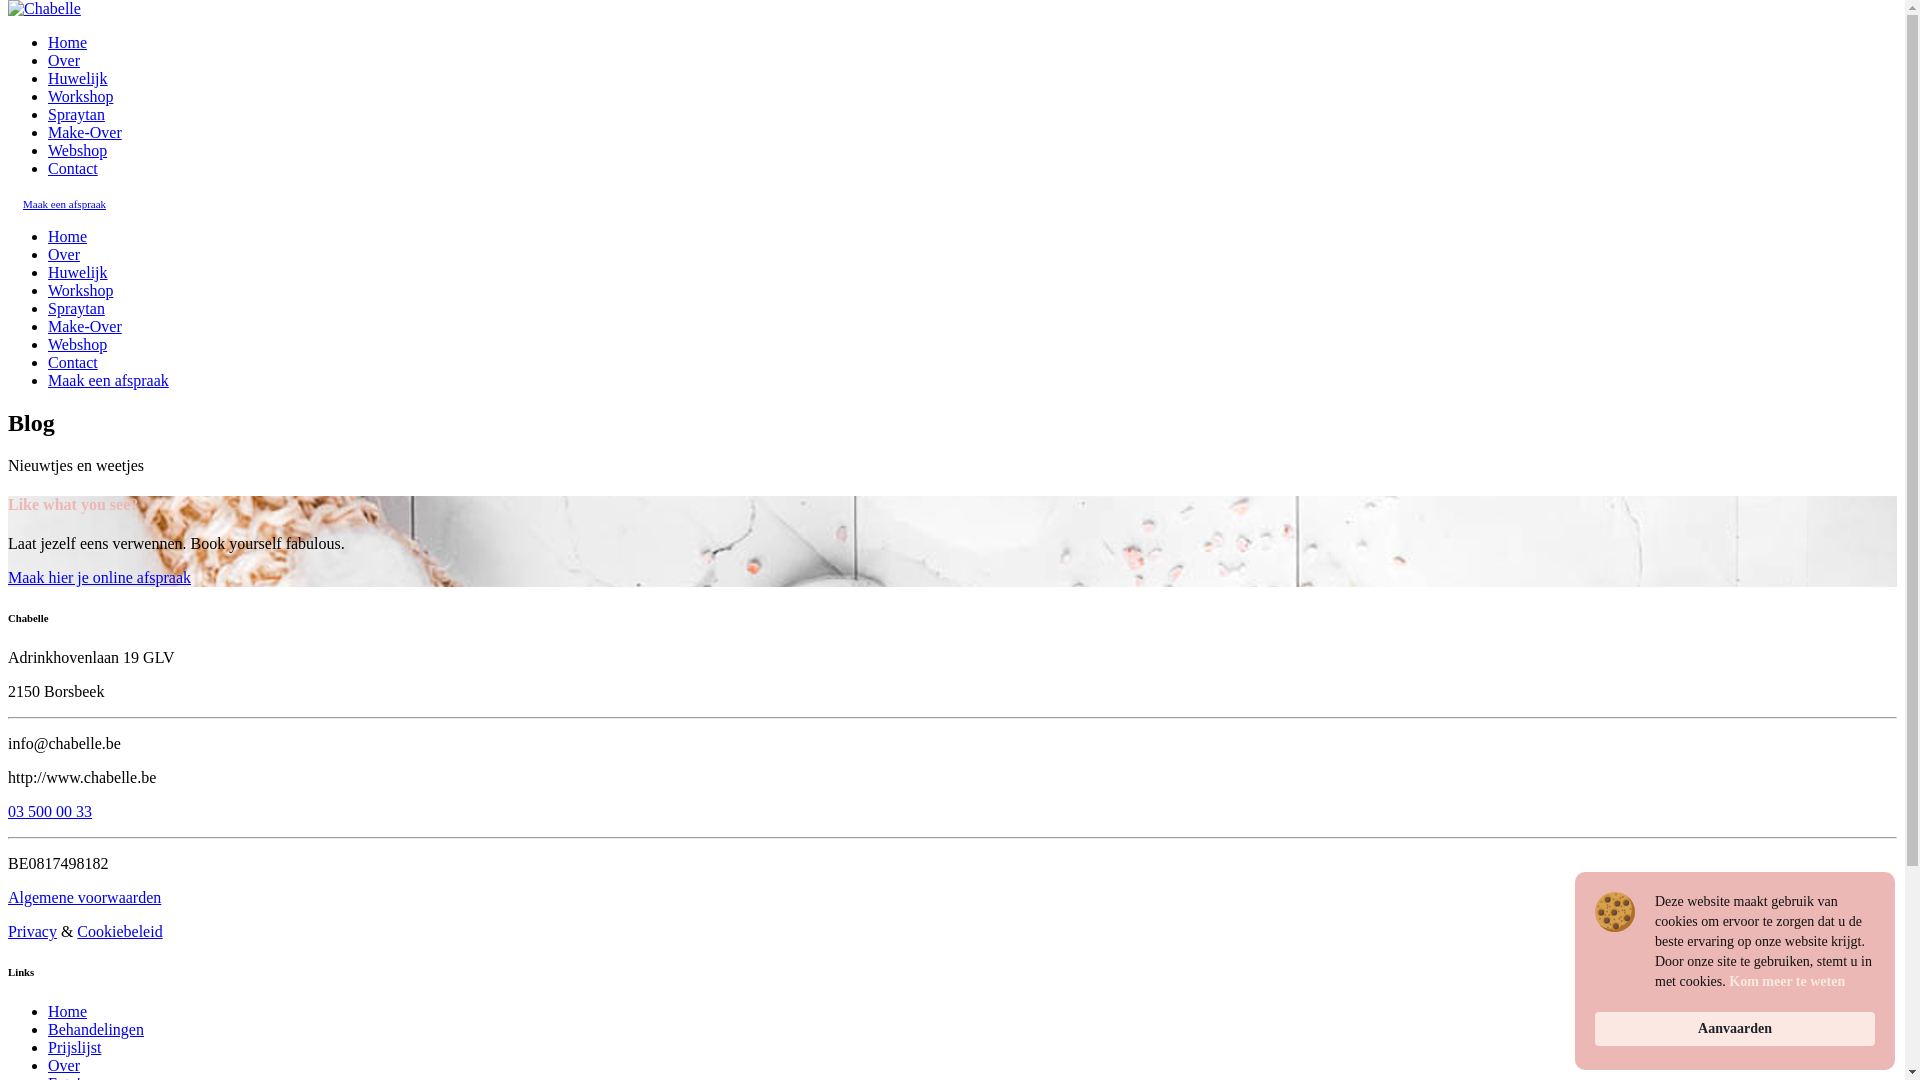 Image resolution: width=1920 pixels, height=1080 pixels. I want to click on 'Behandelingen', so click(95, 1029).